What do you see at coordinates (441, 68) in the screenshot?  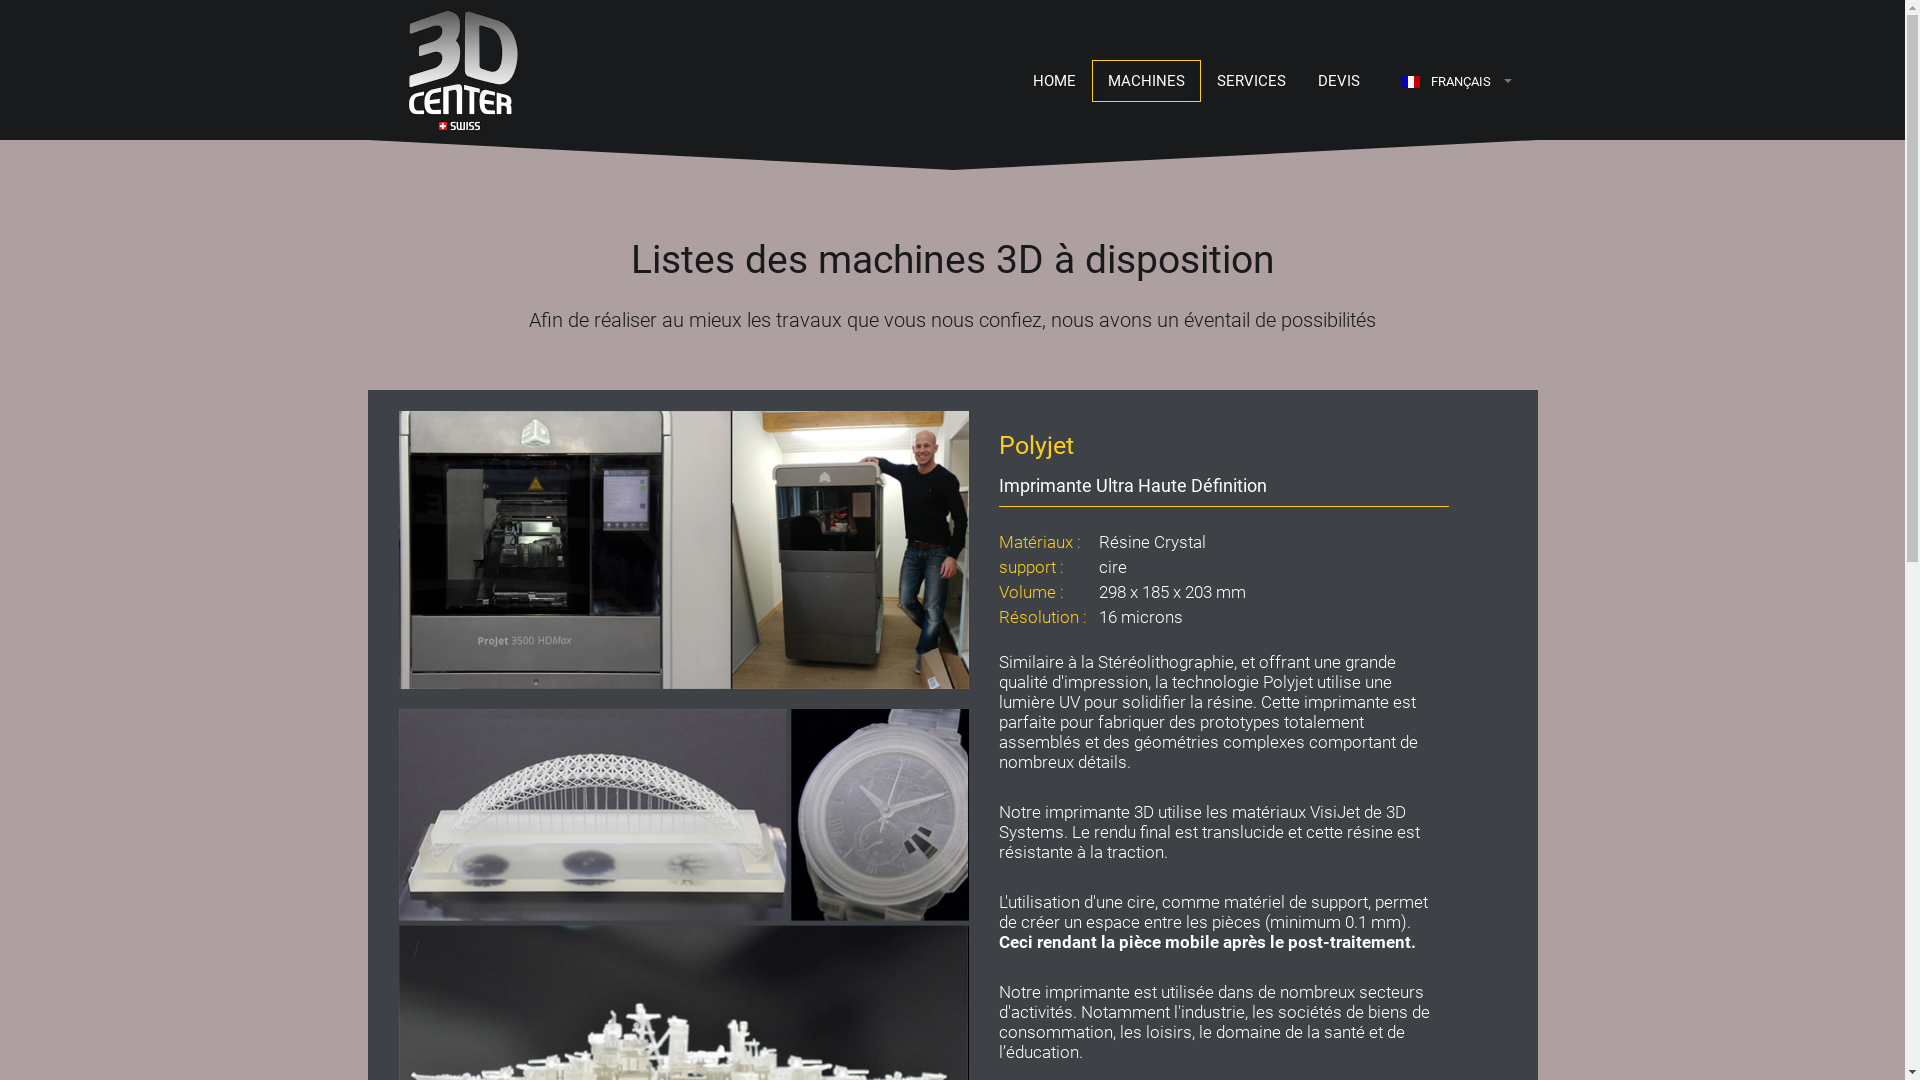 I see `'3D Center, centre d'impression 3D en Suisse romande'` at bounding box center [441, 68].